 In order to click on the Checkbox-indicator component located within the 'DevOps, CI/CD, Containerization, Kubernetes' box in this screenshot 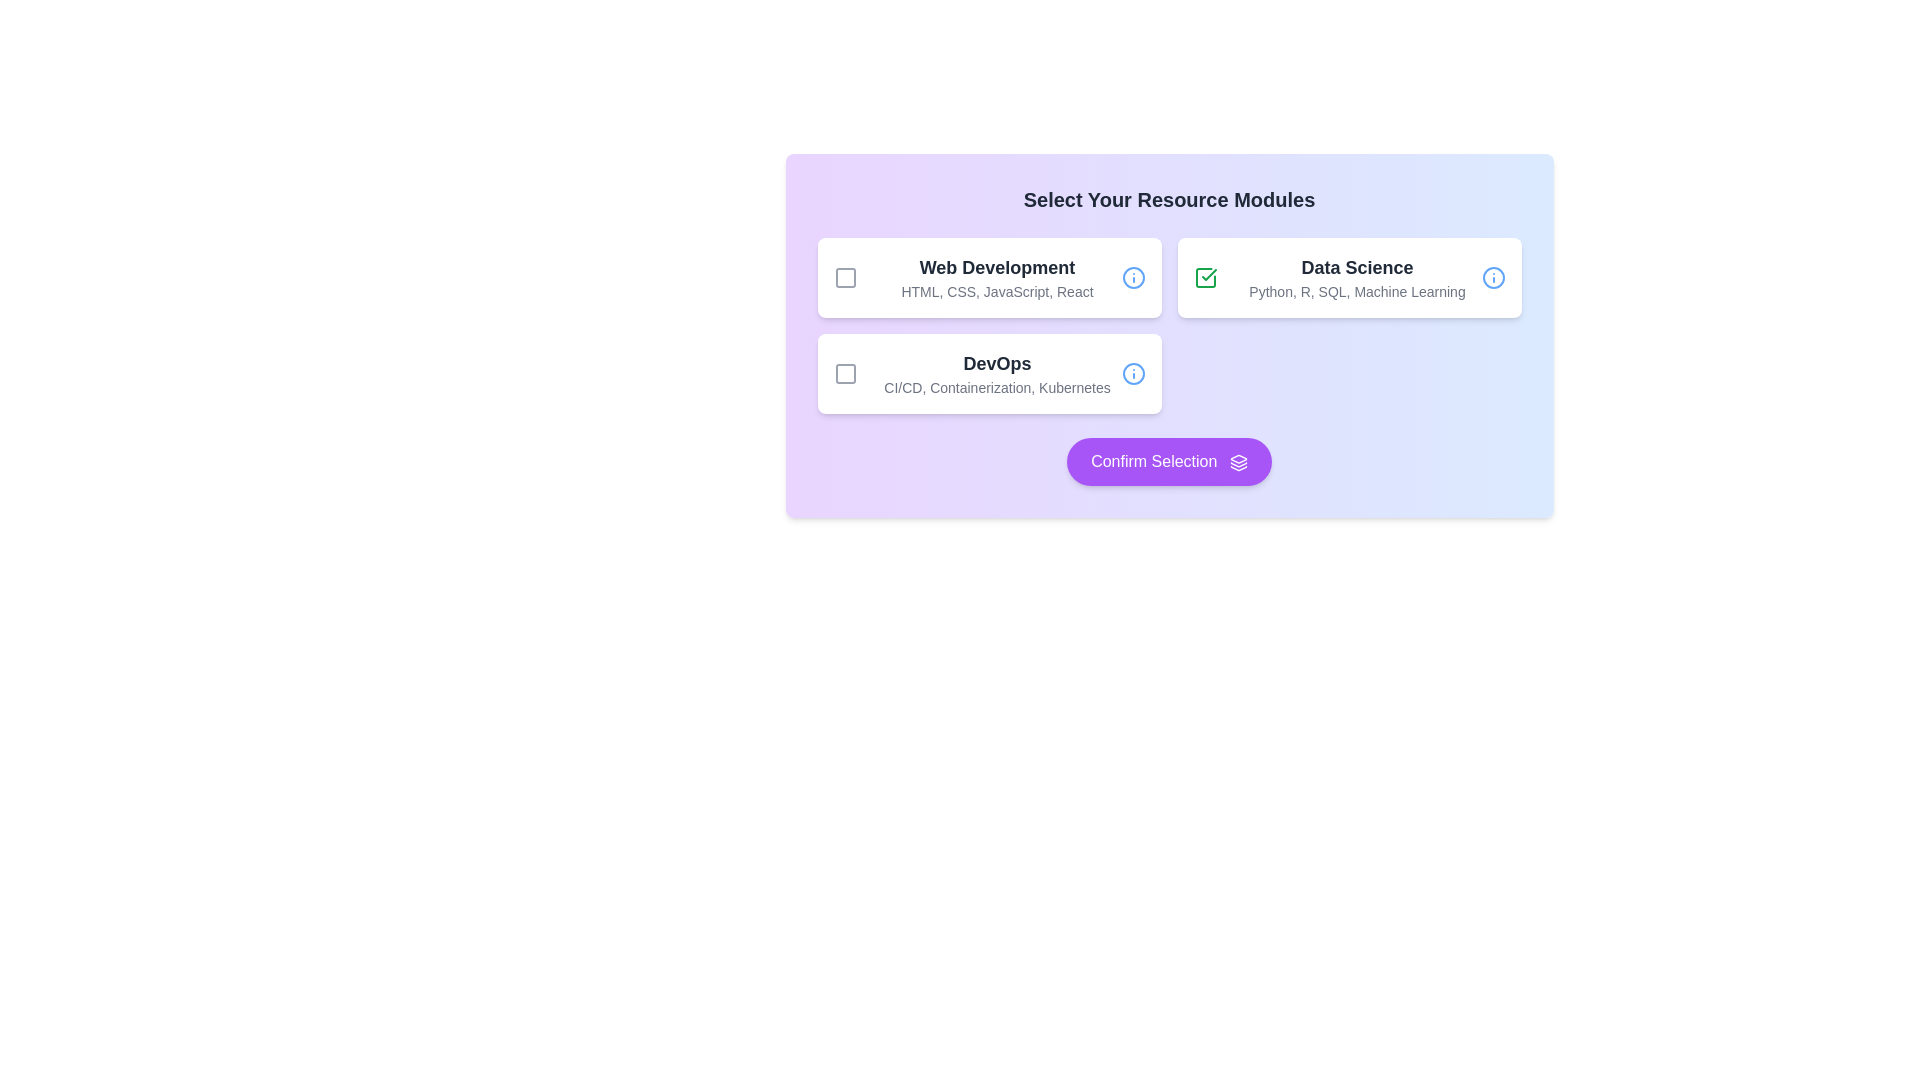, I will do `click(845, 374)`.